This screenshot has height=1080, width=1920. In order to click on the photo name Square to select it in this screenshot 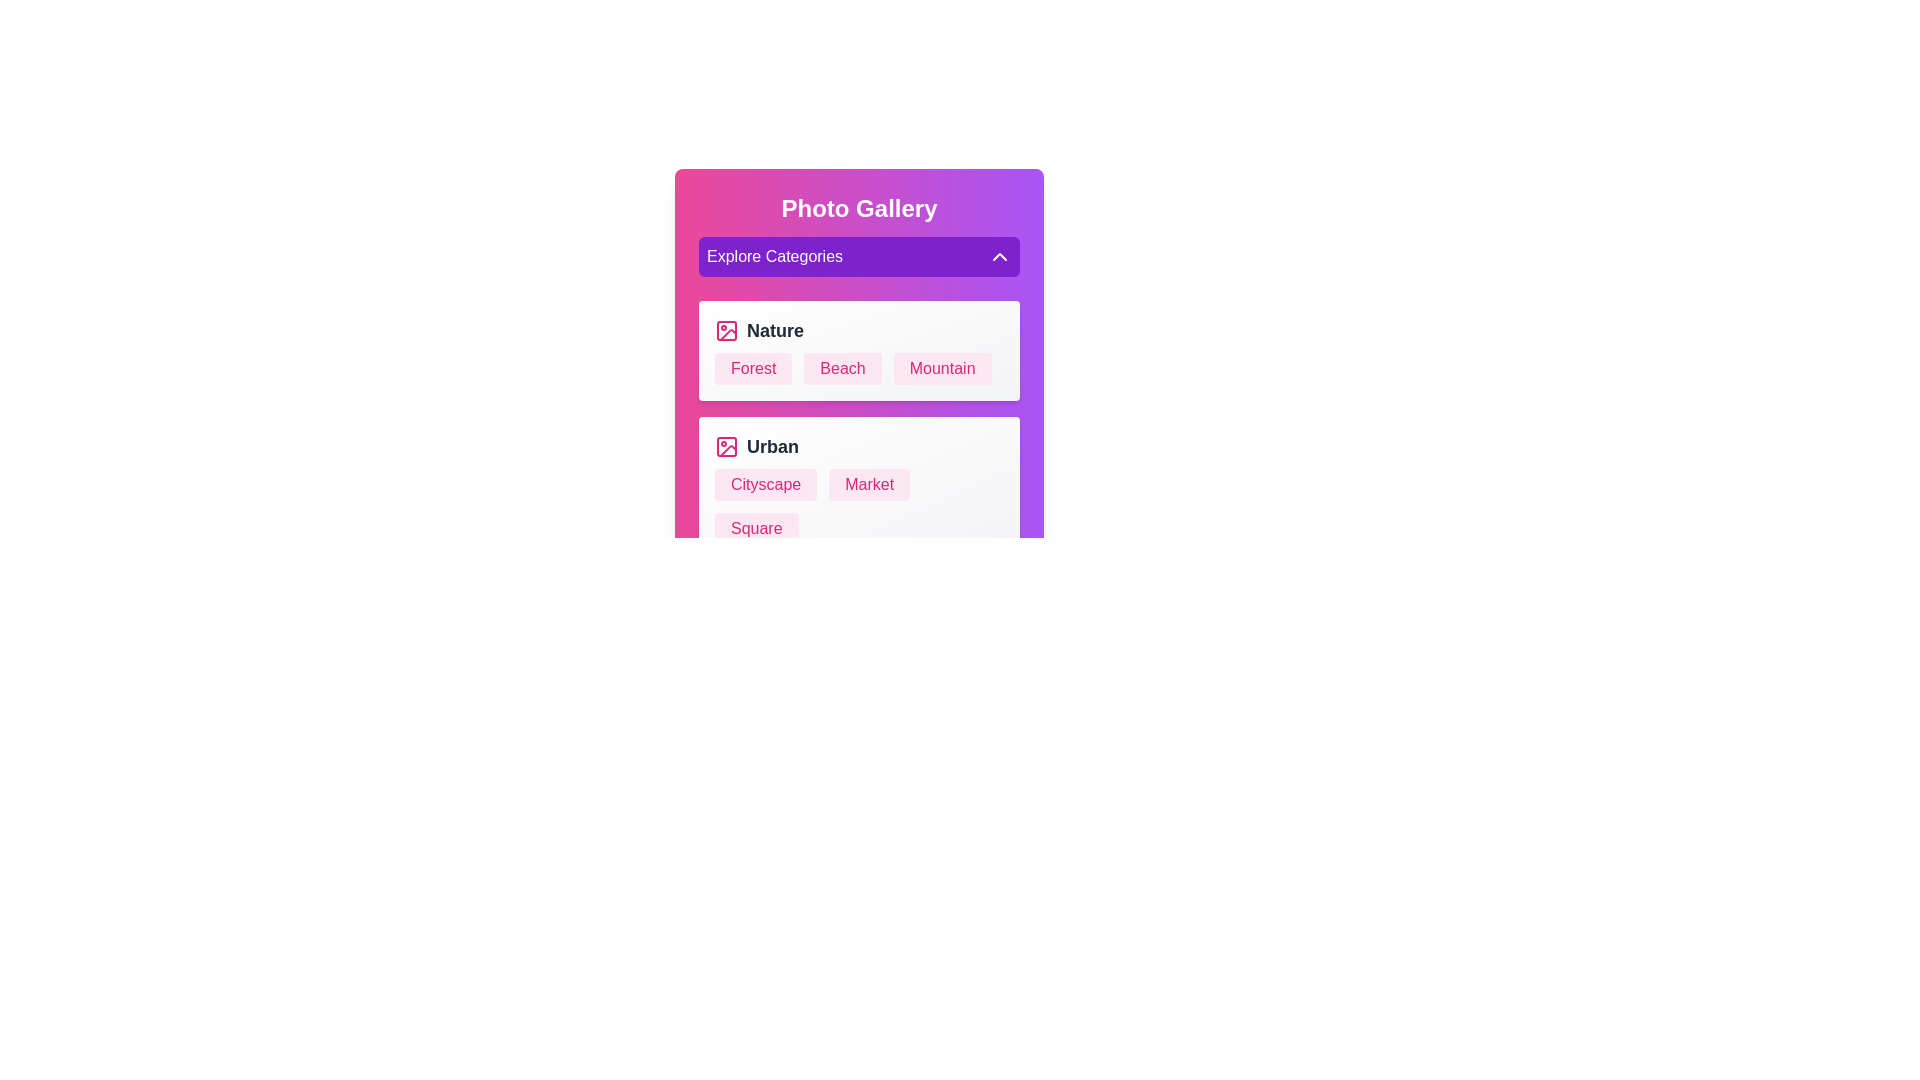, I will do `click(755, 527)`.